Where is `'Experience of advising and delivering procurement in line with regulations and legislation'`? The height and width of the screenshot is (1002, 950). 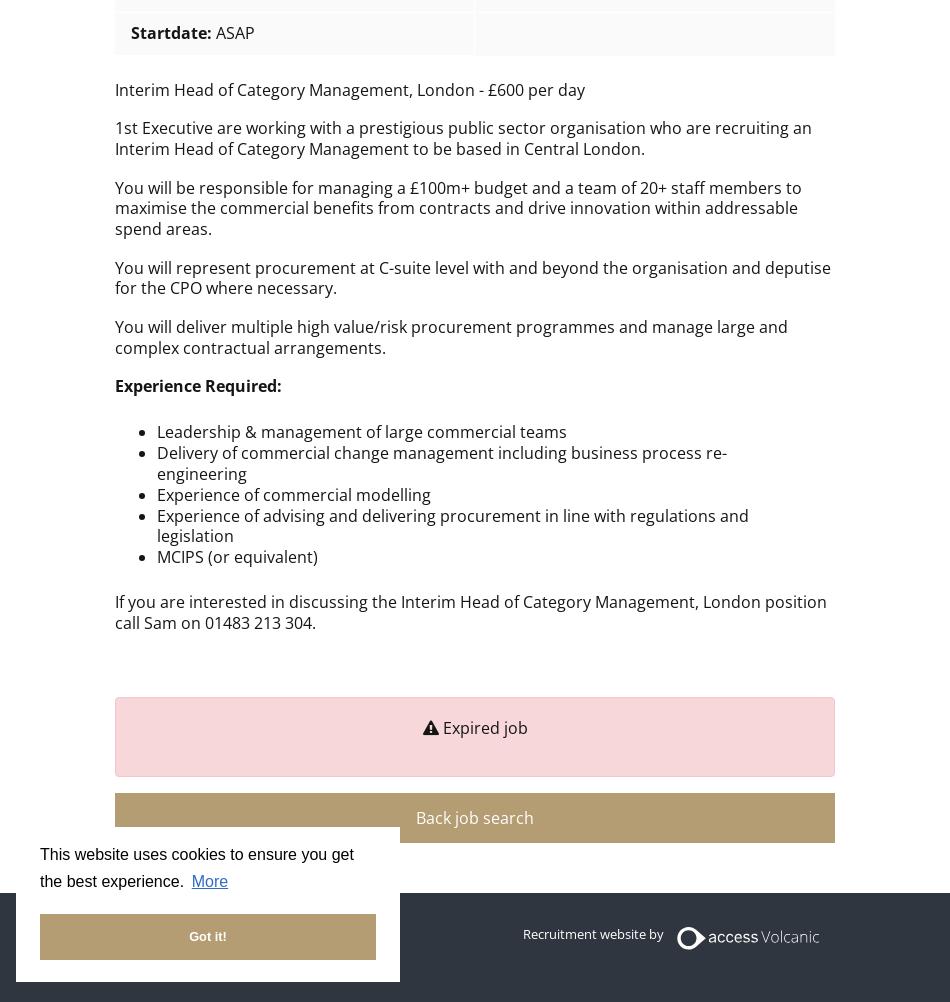 'Experience of advising and delivering procurement in line with regulations and legislation' is located at coordinates (451, 525).